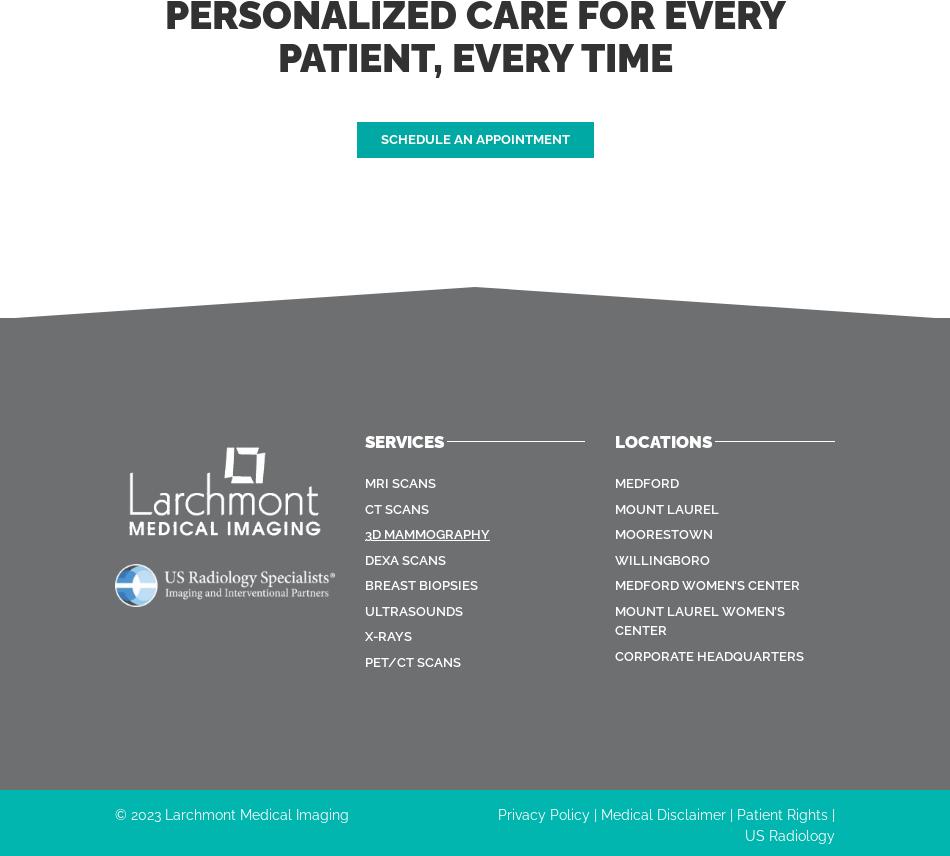 Image resolution: width=950 pixels, height=856 pixels. What do you see at coordinates (663, 534) in the screenshot?
I see `'Moorestown'` at bounding box center [663, 534].